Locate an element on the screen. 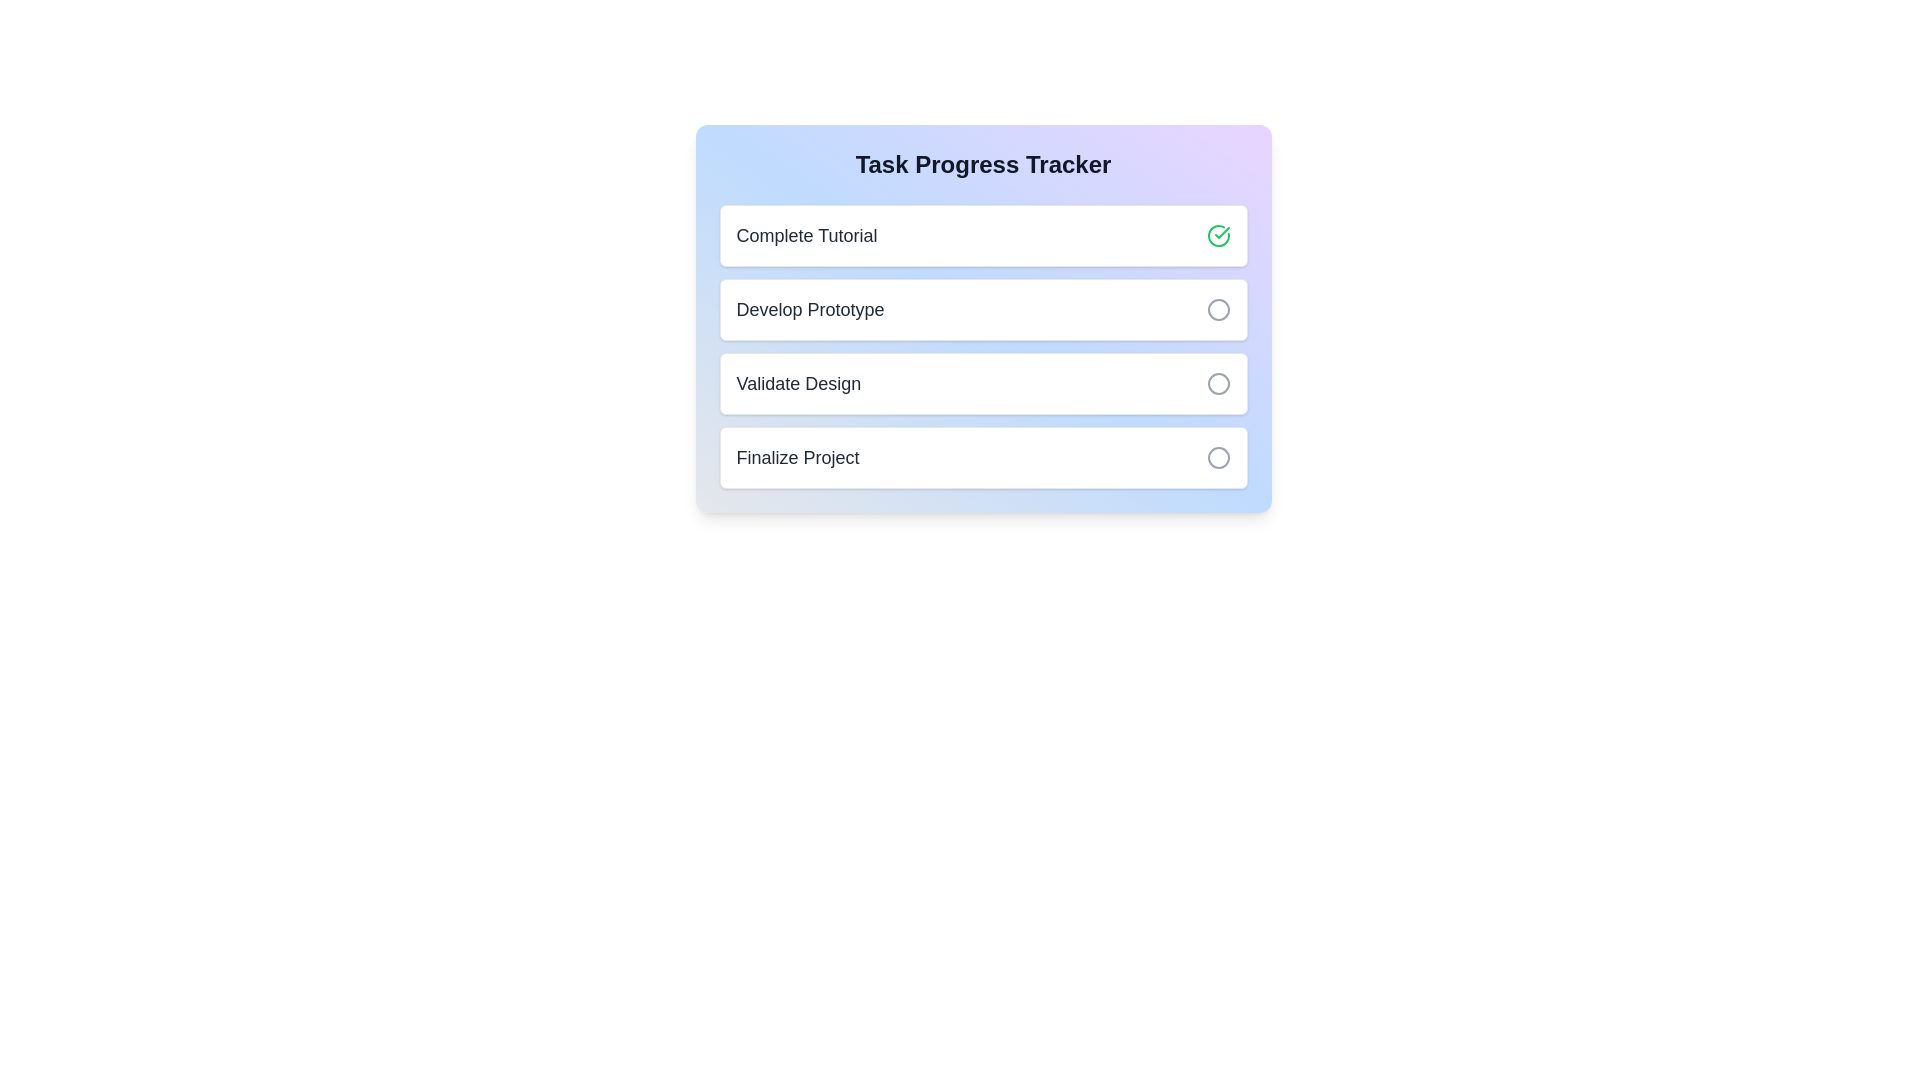  the task title Develop Prototype is located at coordinates (810, 309).